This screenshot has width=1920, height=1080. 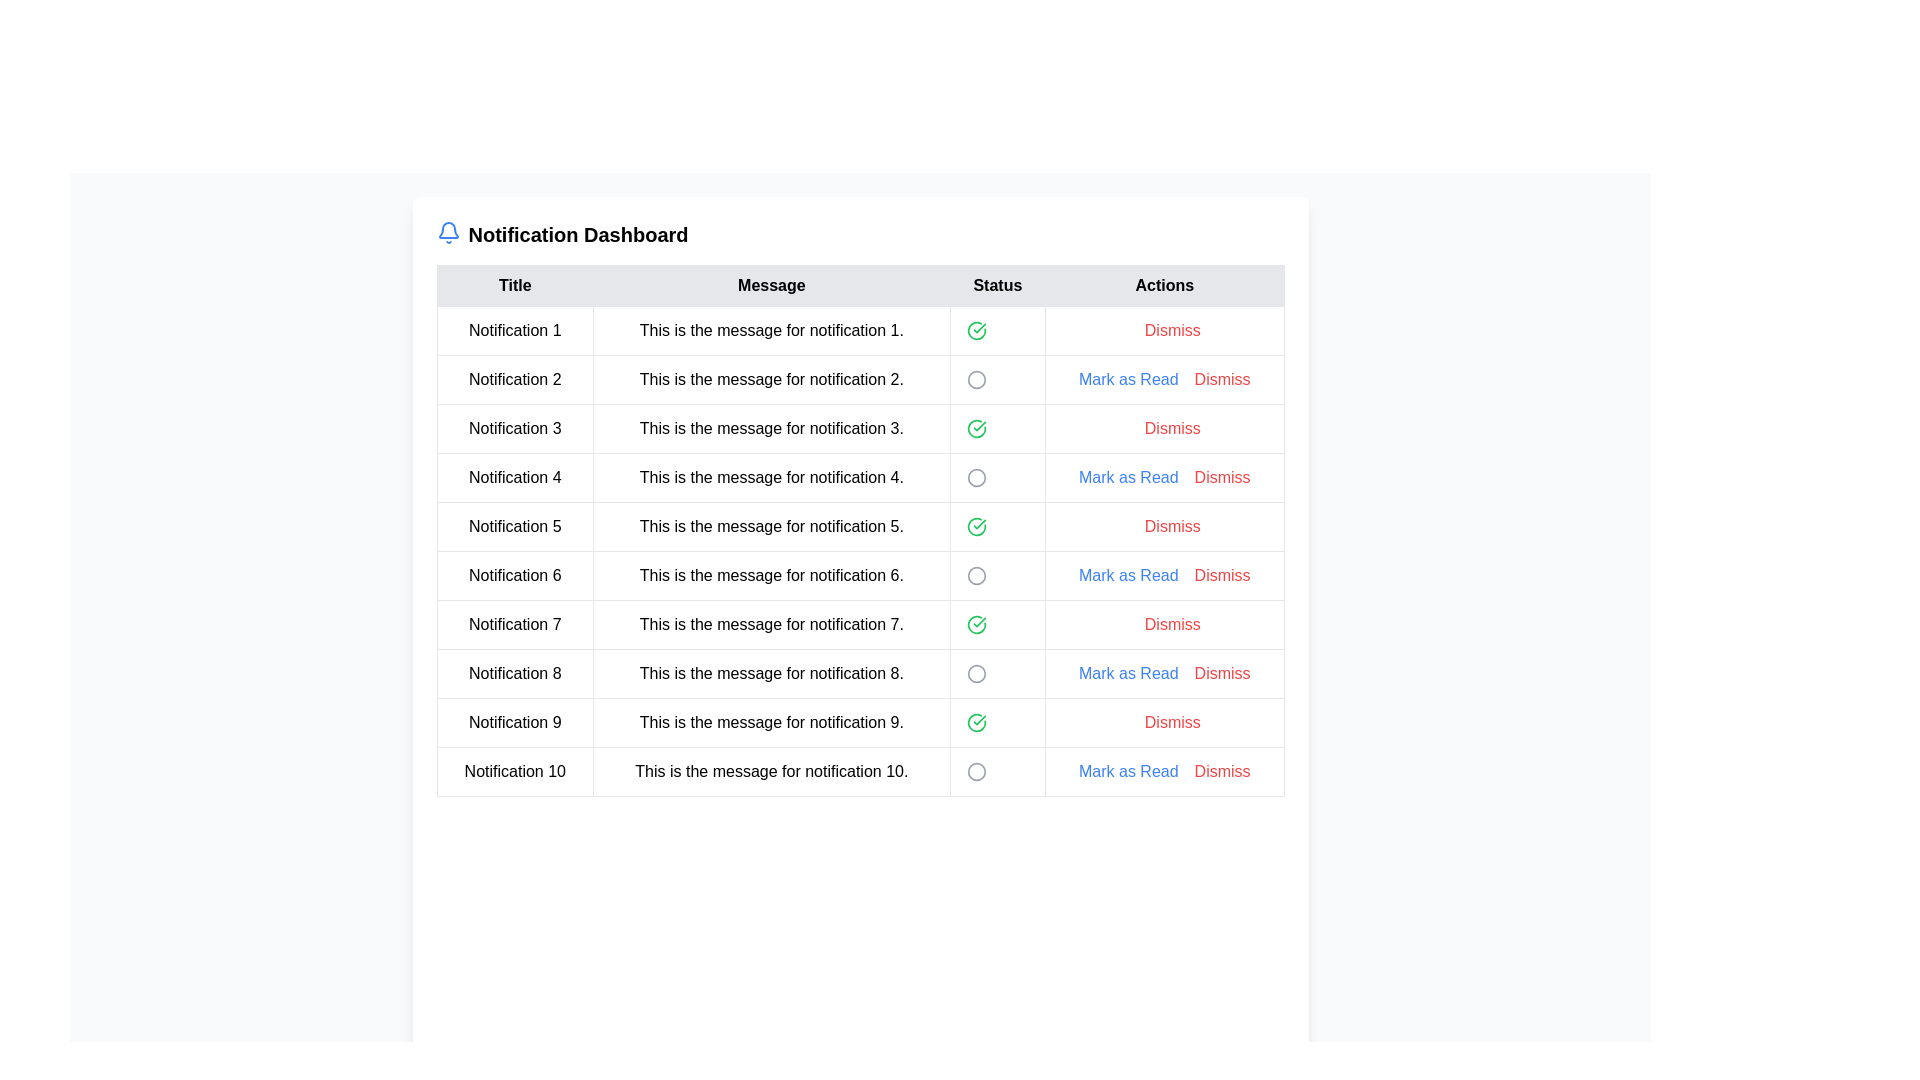 I want to click on the table header cell that sorts the messages or descriptions column, located between the 'Title' and 'Status' headers, so click(x=770, y=285).